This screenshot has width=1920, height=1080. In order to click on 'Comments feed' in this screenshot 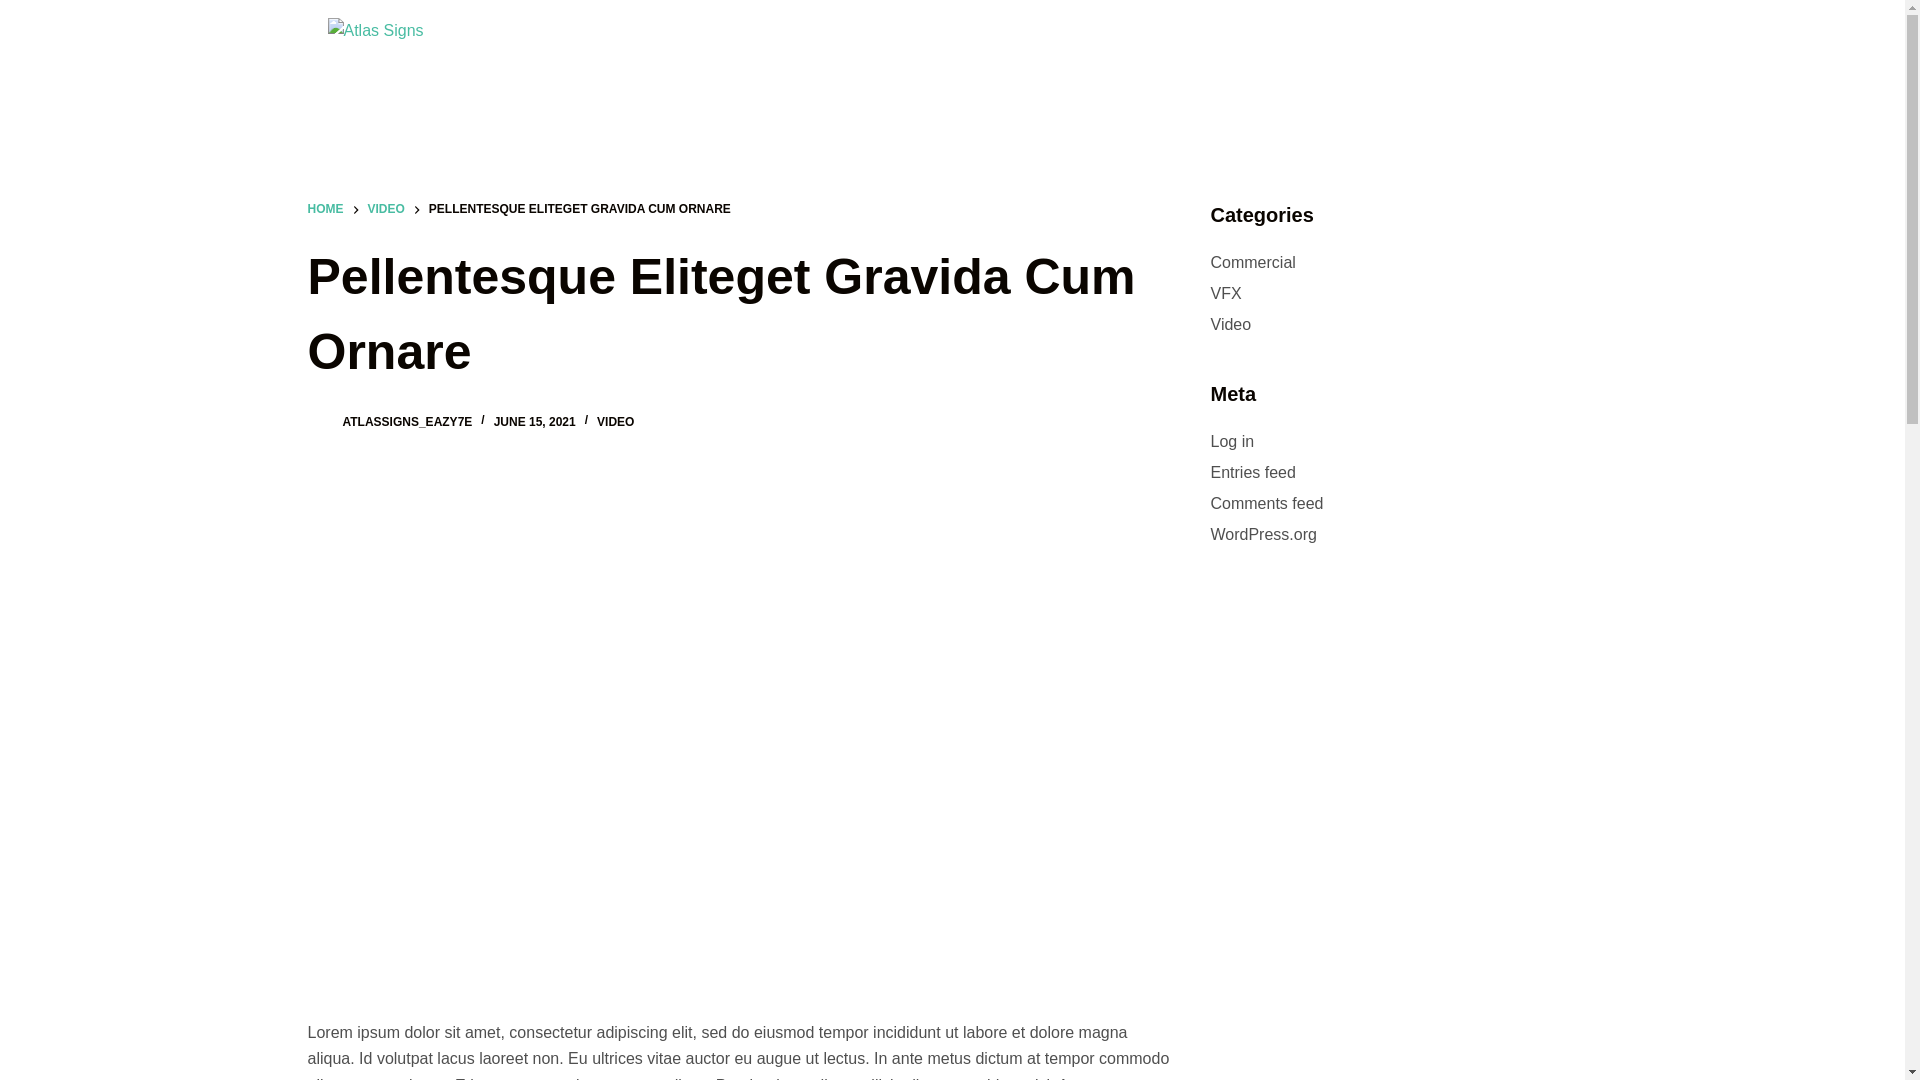, I will do `click(1265, 502)`.